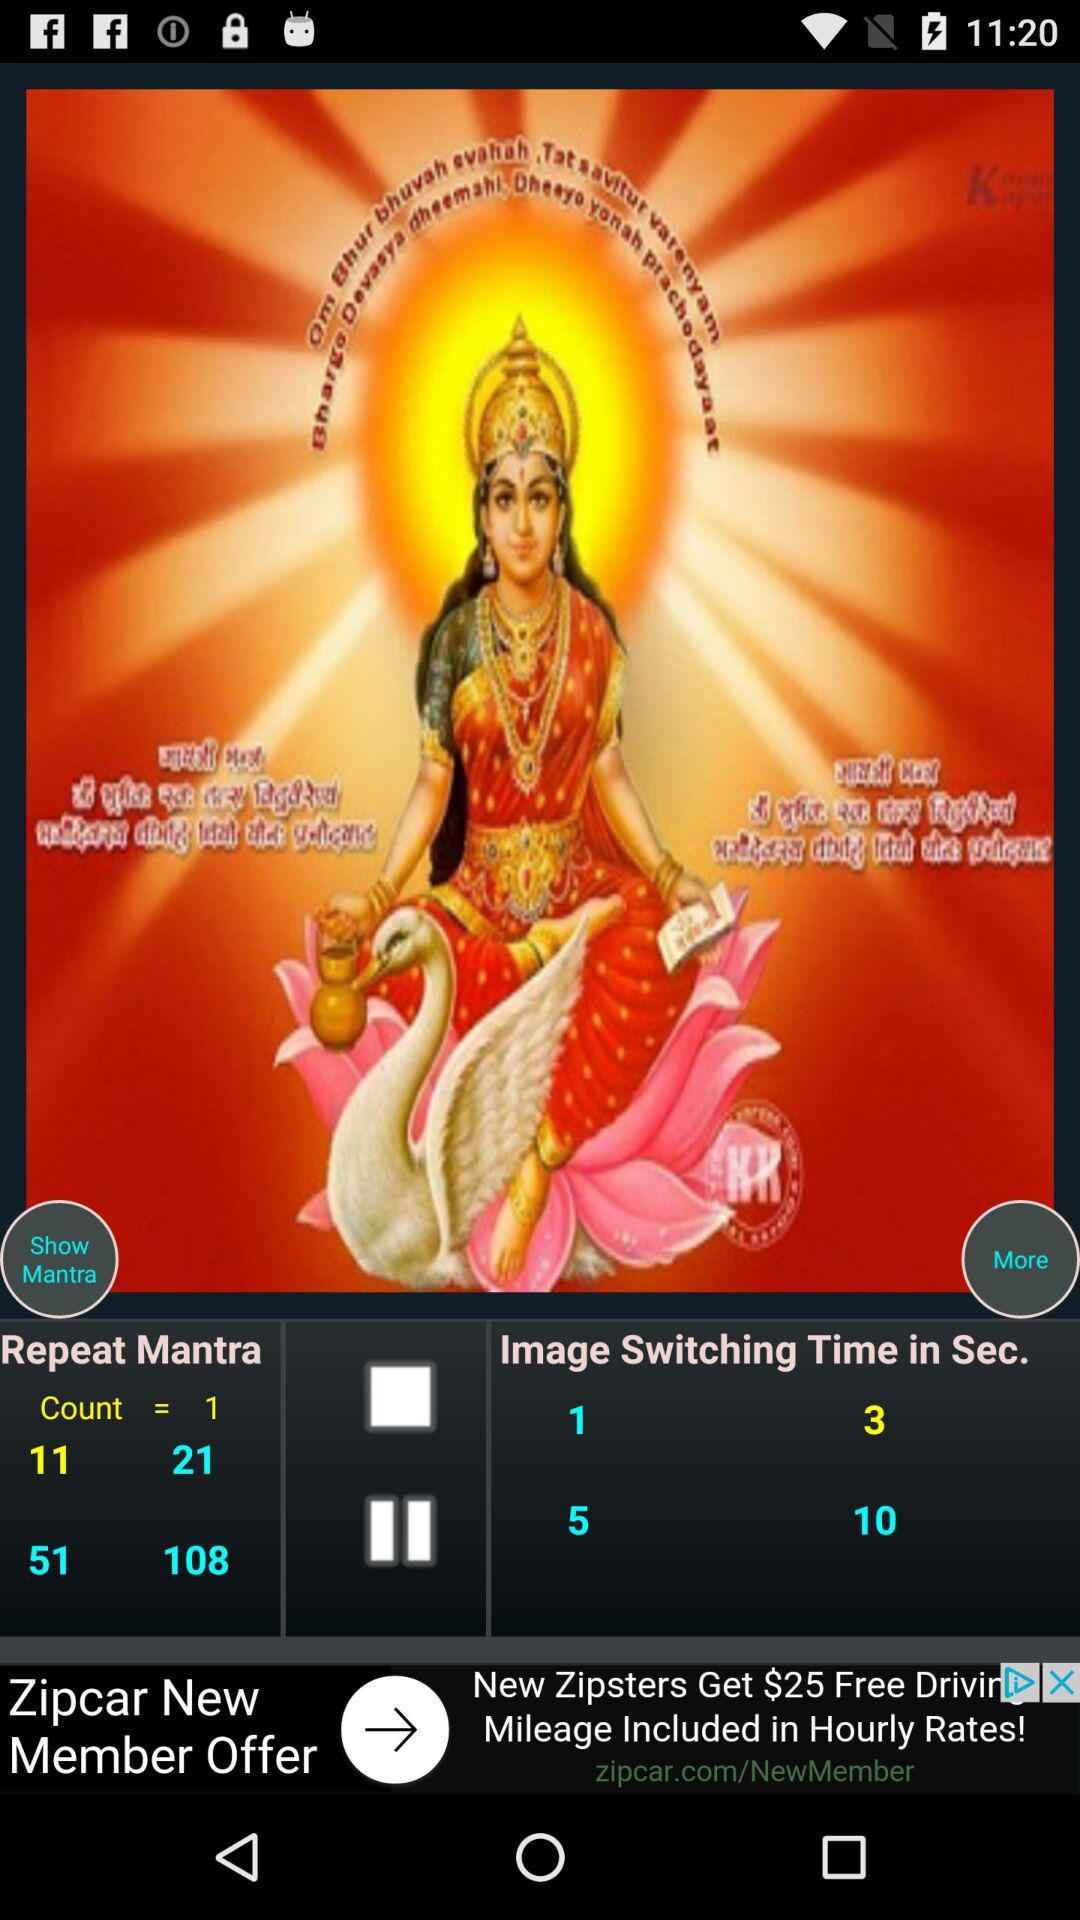 Image resolution: width=1080 pixels, height=1920 pixels. What do you see at coordinates (540, 1727) in the screenshot?
I see `advertisement` at bounding box center [540, 1727].